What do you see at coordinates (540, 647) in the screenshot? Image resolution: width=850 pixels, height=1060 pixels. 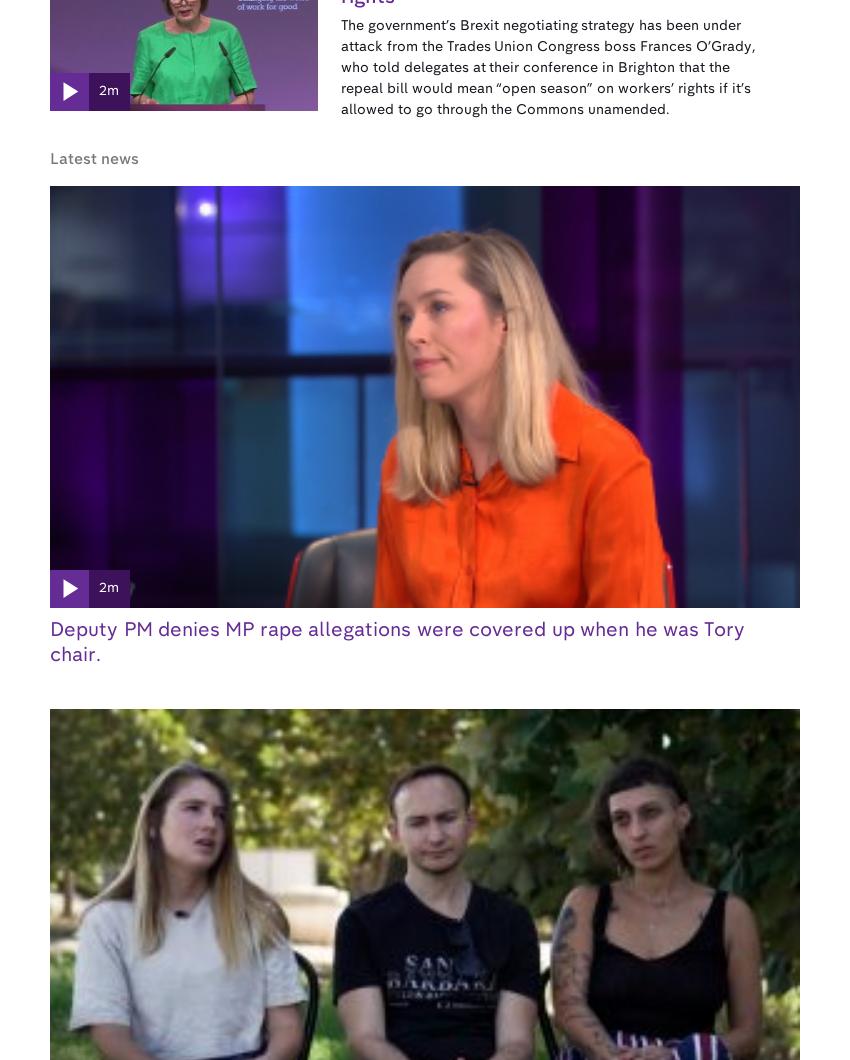 I see `'Contact us'` at bounding box center [540, 647].